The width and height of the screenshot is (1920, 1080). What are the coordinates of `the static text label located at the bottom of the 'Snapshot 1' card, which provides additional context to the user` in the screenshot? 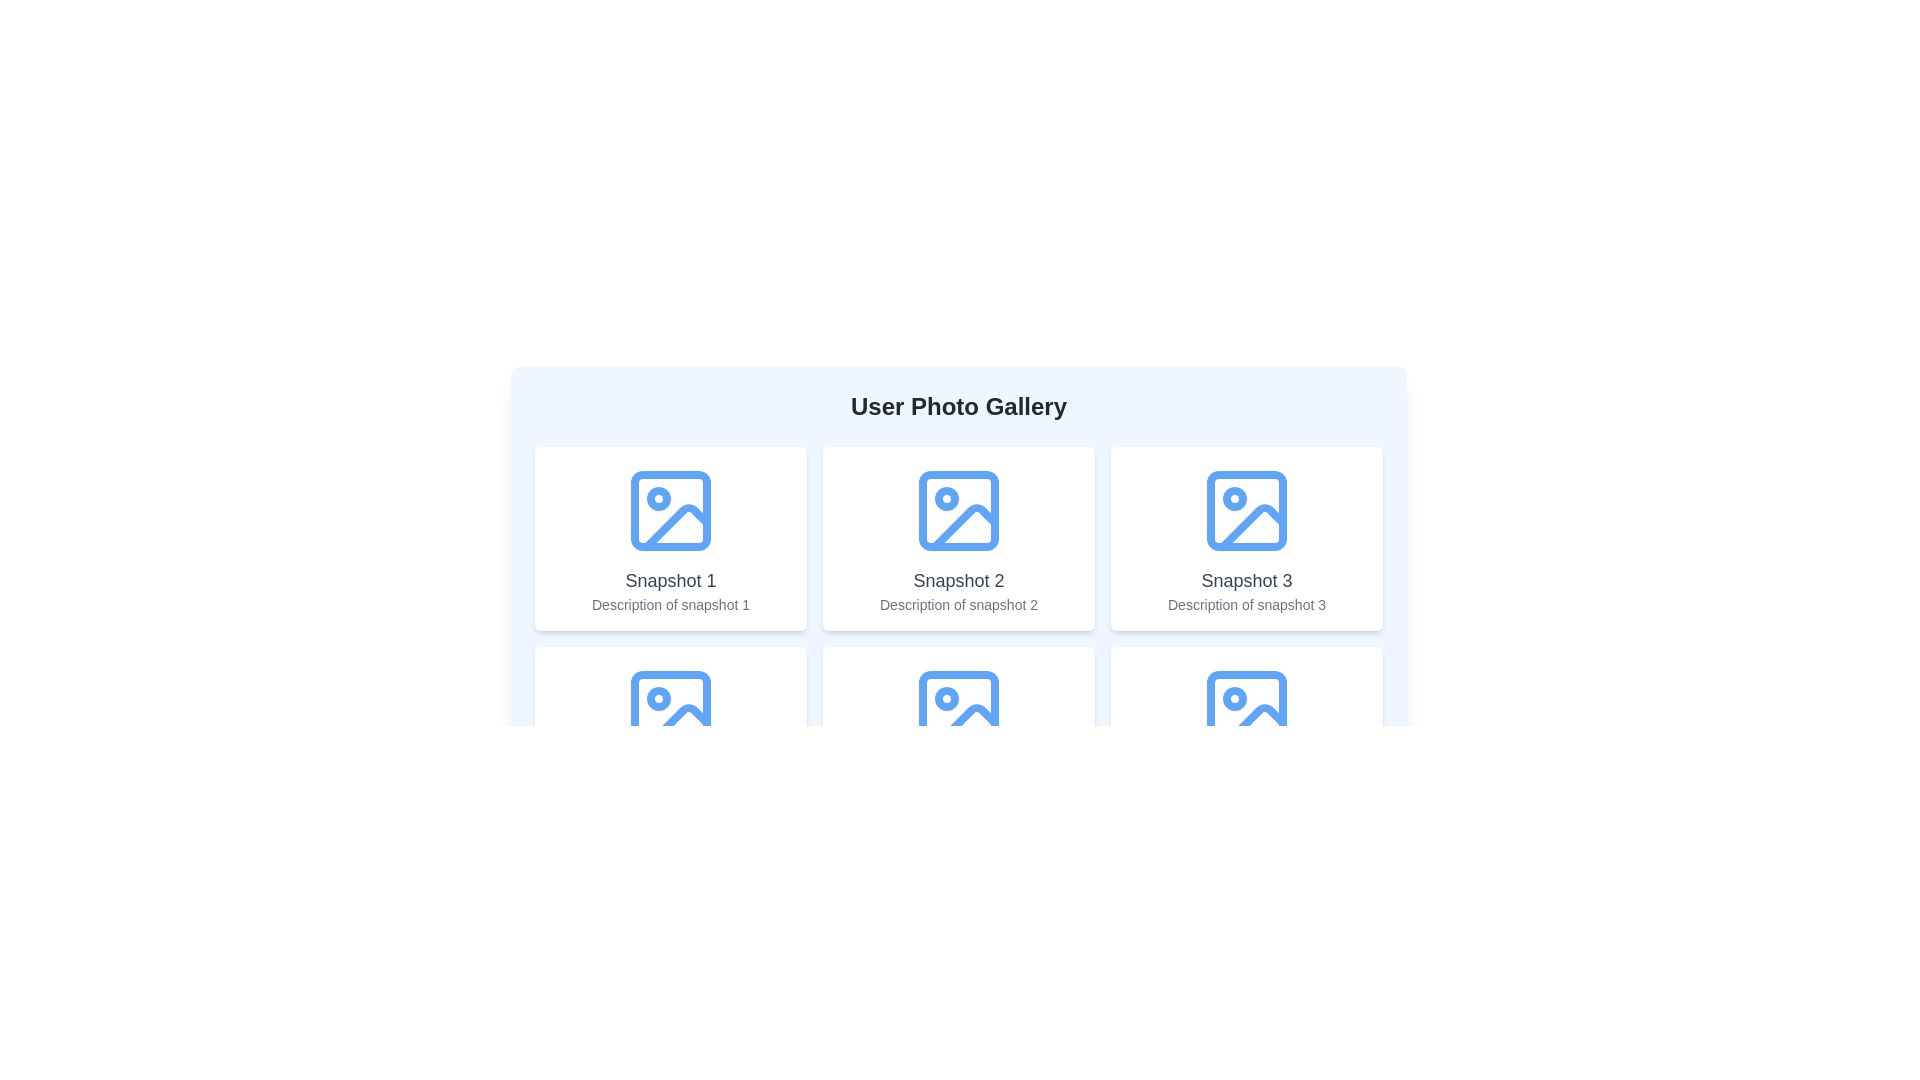 It's located at (671, 604).